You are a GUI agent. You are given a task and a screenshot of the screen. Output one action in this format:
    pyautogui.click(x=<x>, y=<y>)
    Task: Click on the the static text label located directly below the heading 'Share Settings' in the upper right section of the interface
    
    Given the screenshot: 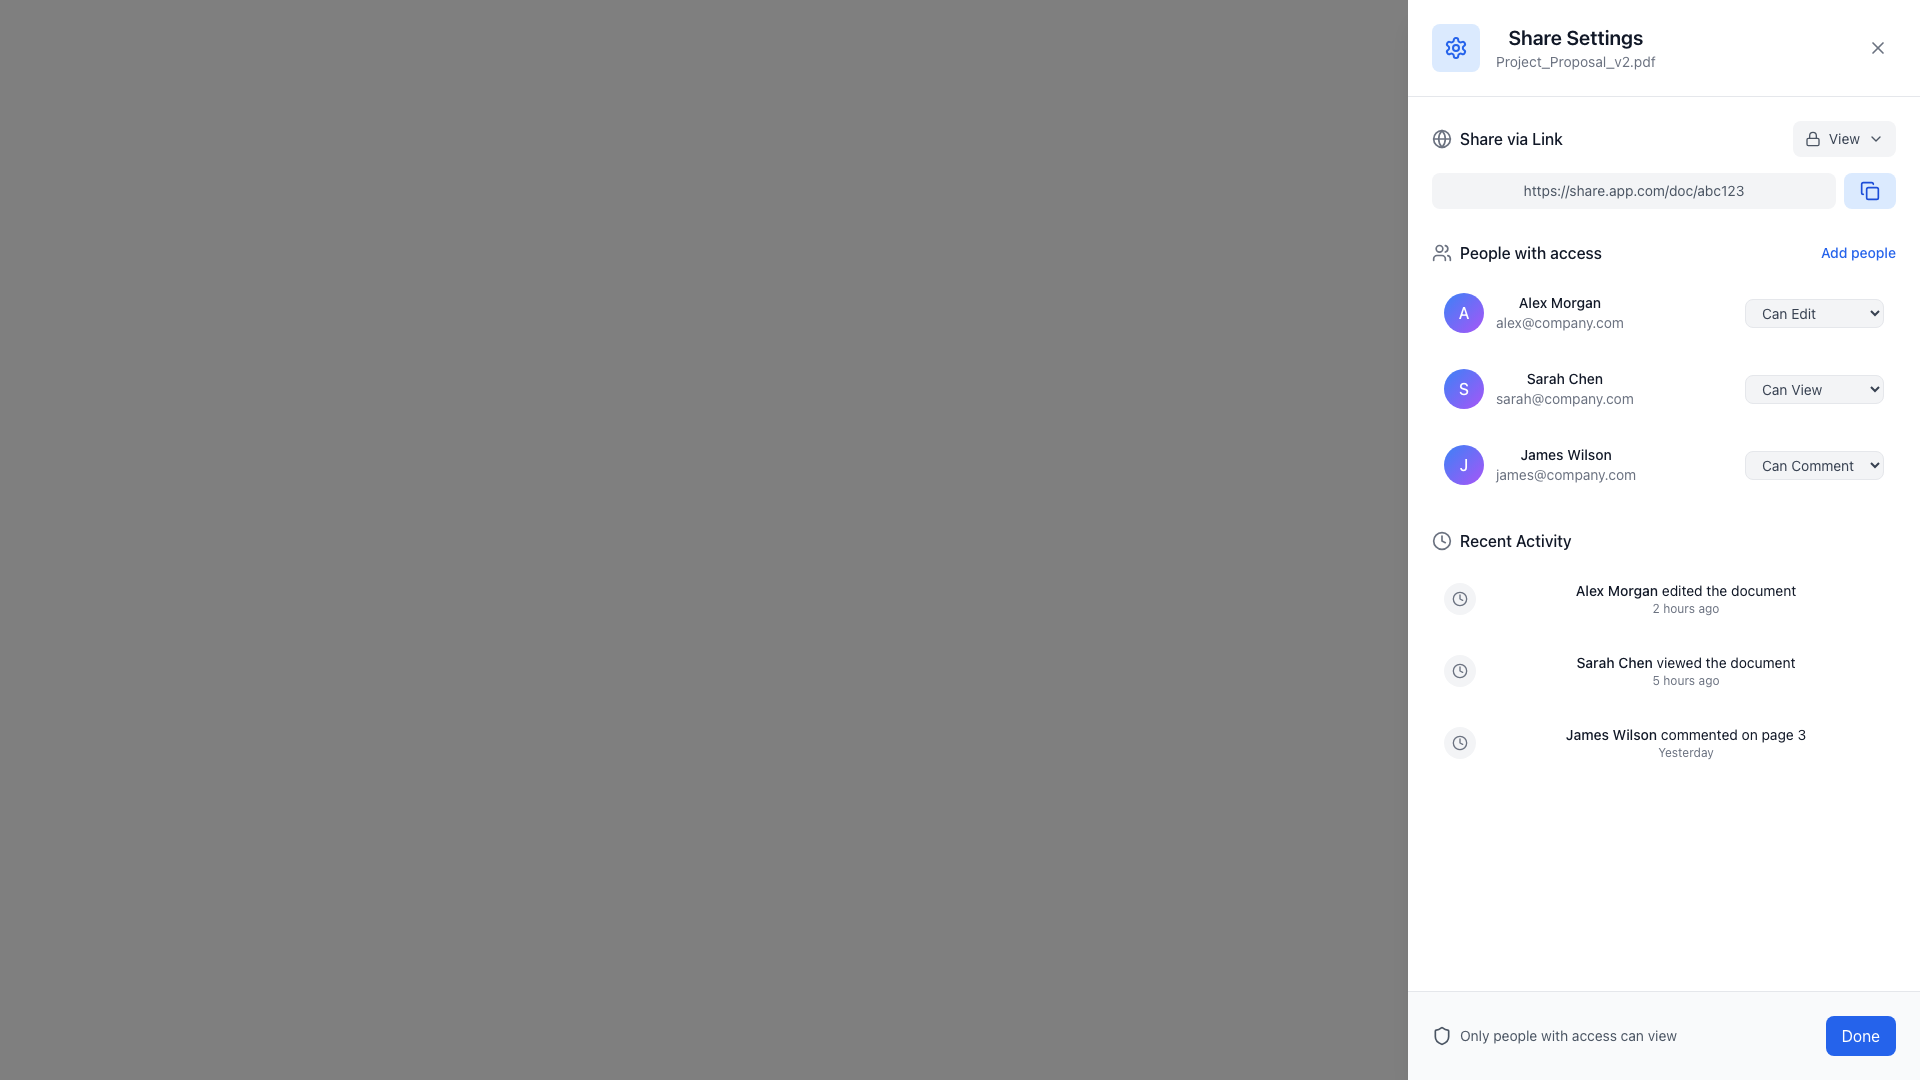 What is the action you would take?
    pyautogui.click(x=1574, y=60)
    